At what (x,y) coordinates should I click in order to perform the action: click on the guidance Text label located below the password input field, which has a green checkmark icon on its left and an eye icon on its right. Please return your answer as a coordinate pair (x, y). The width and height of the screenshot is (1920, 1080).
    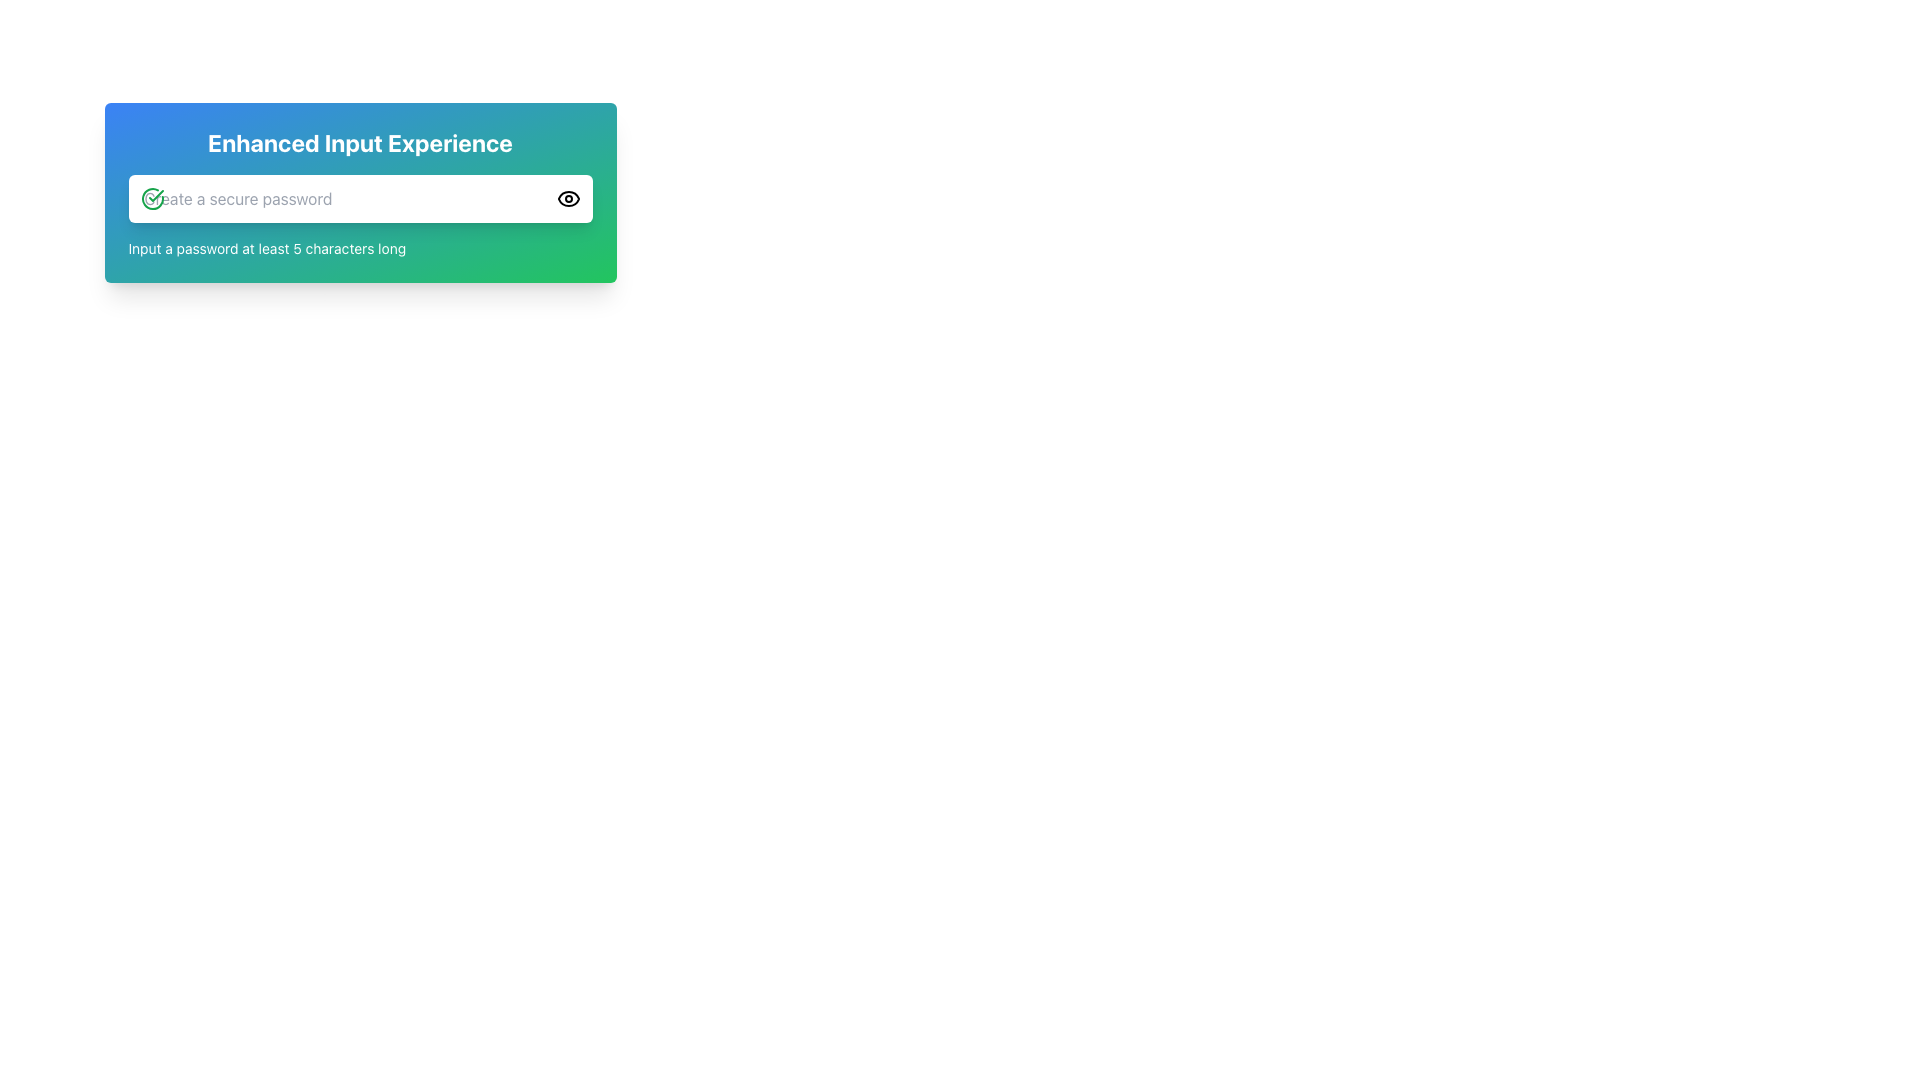
    Looking at the image, I should click on (360, 248).